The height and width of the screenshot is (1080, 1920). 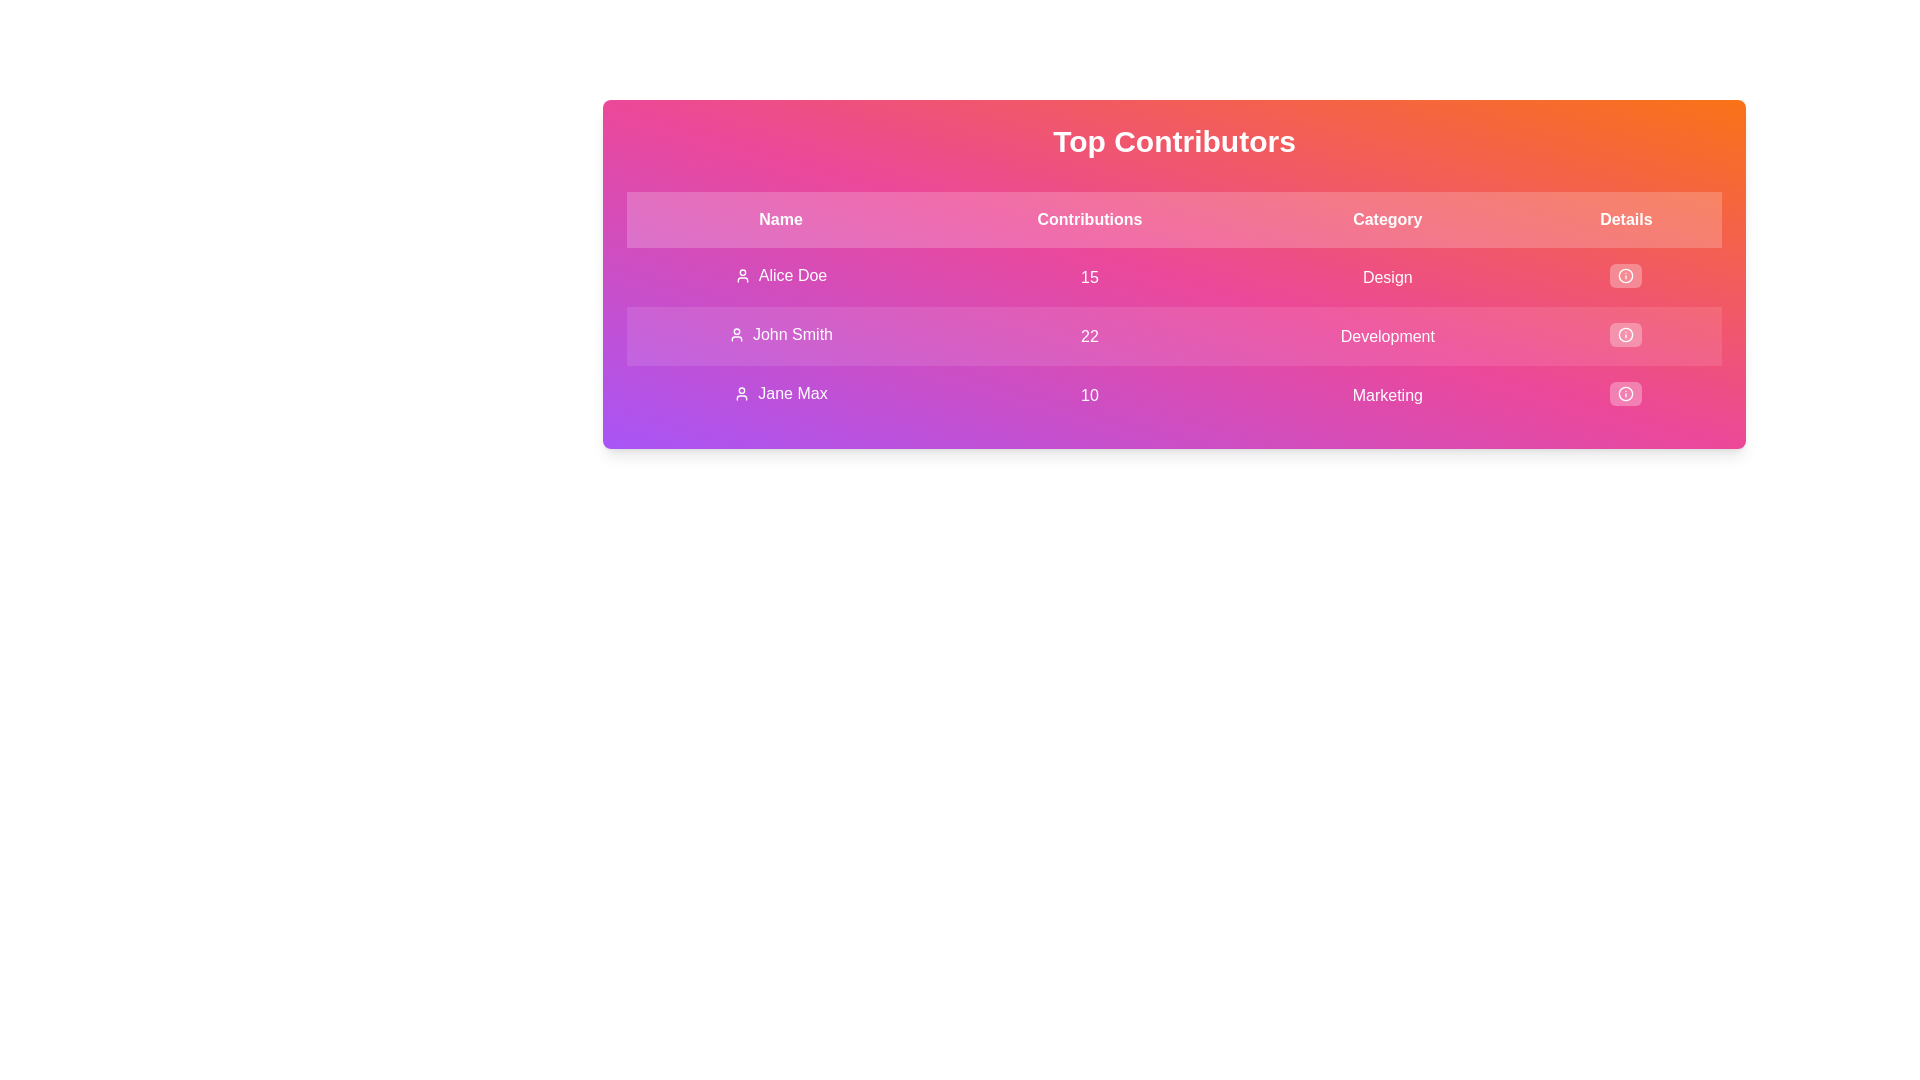 What do you see at coordinates (735, 334) in the screenshot?
I see `the user silhouette icon located to the left of the name 'John Smith' in the second row of the 'Top Contributors' table` at bounding box center [735, 334].